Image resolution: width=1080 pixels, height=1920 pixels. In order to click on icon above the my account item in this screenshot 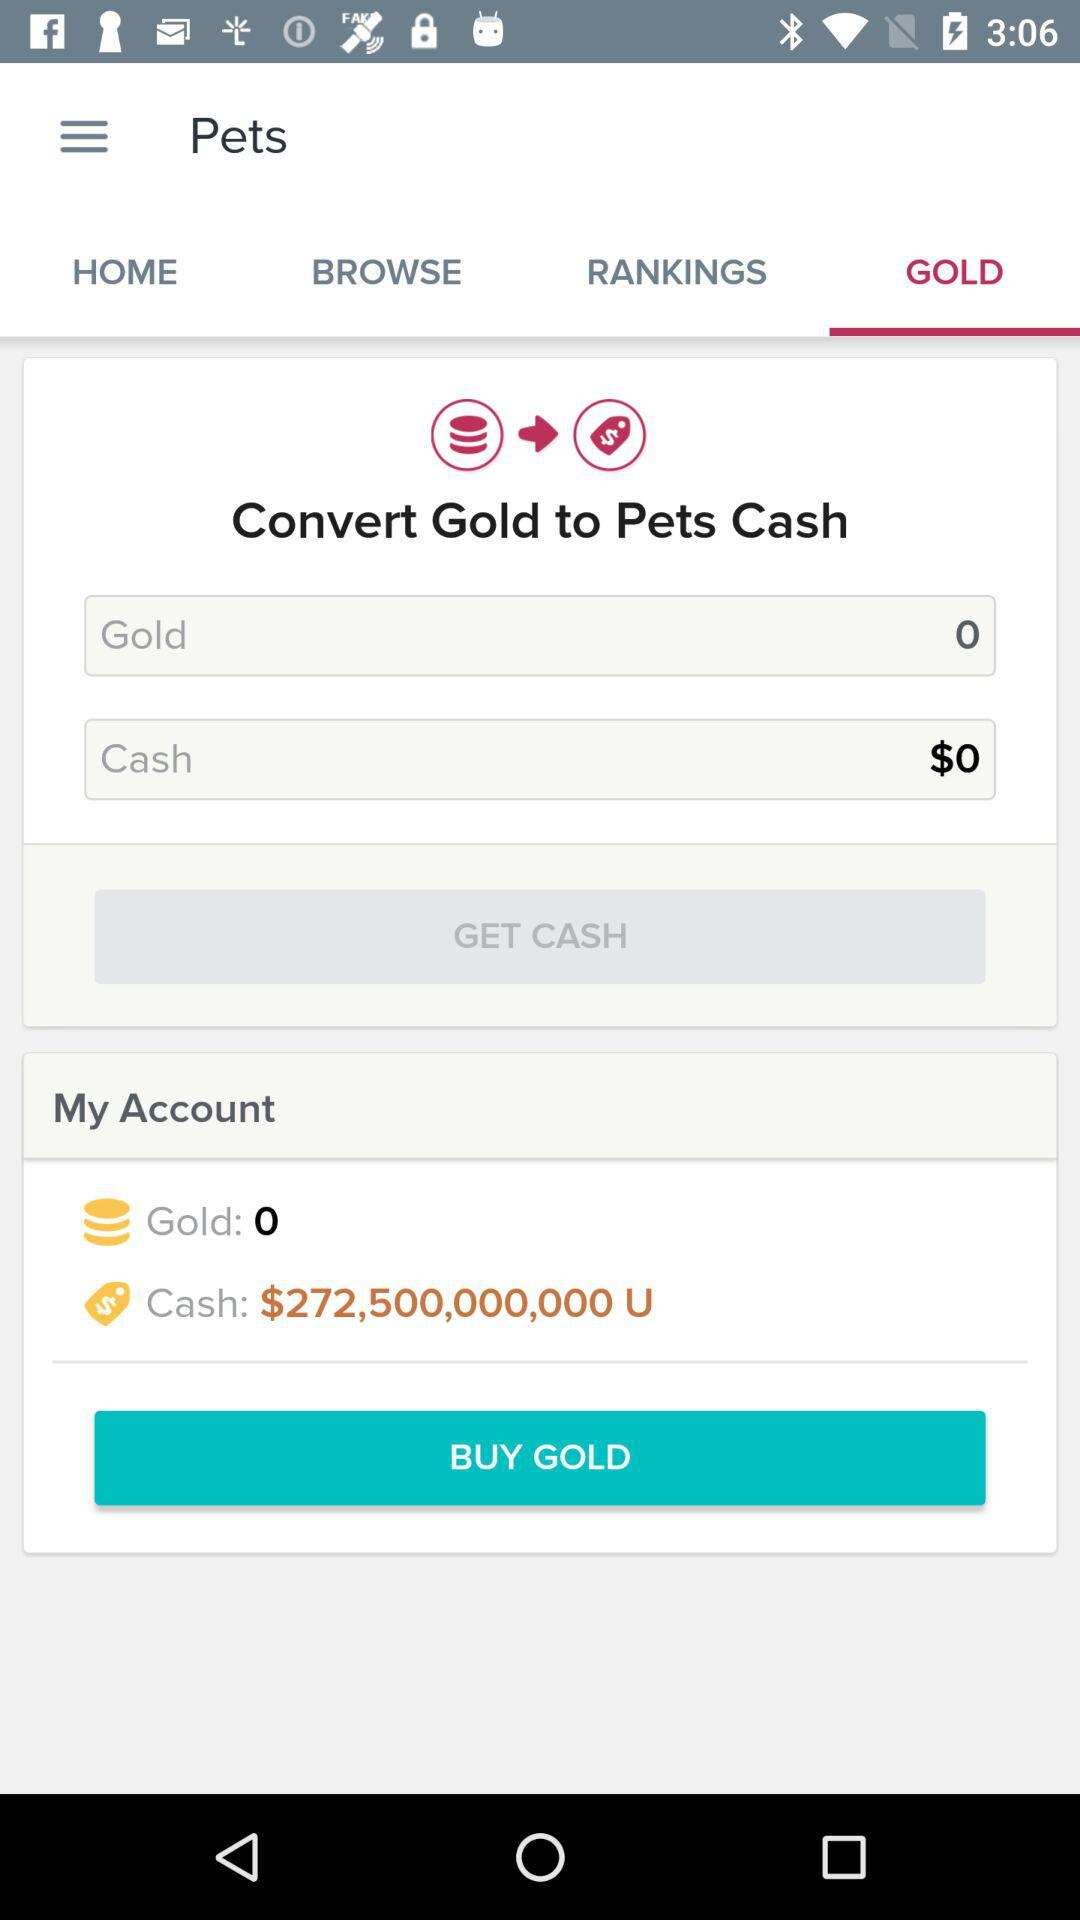, I will do `click(540, 935)`.